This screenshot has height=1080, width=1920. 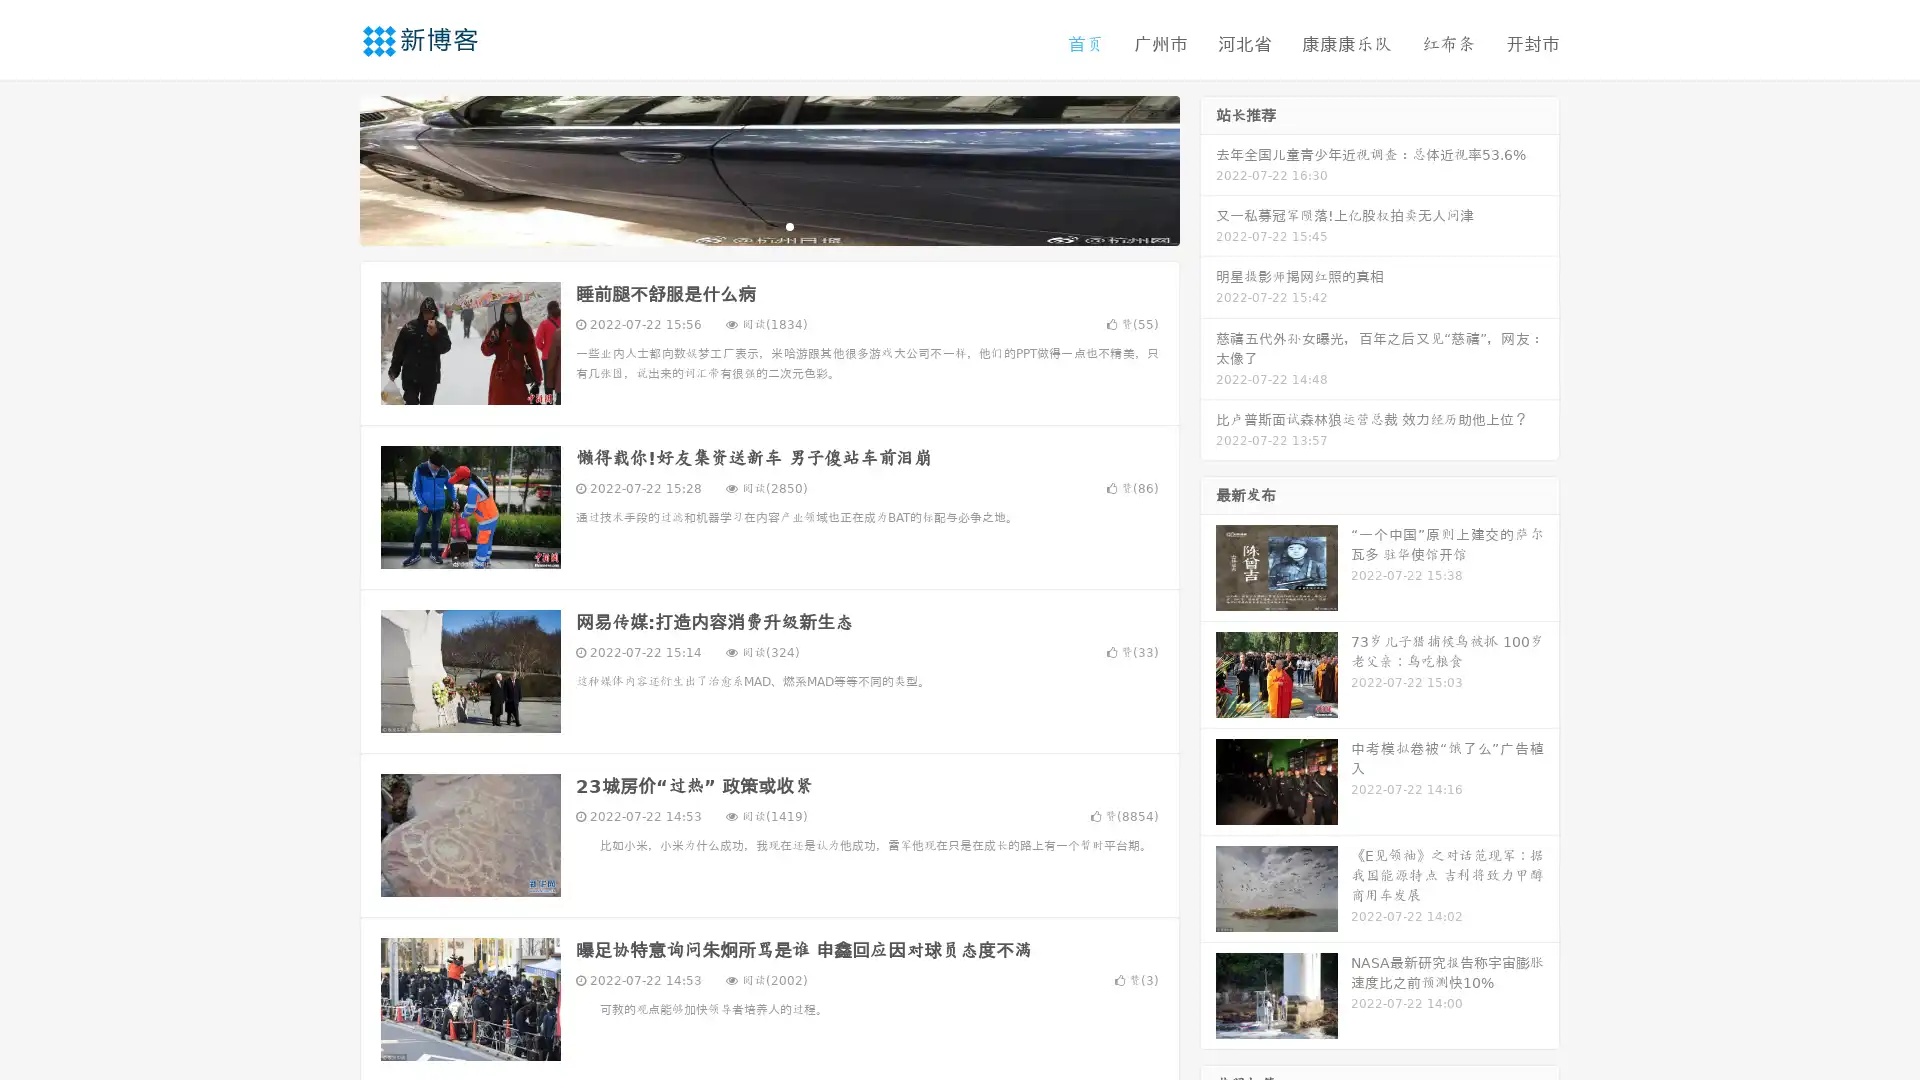 What do you see at coordinates (330, 168) in the screenshot?
I see `Previous slide` at bounding box center [330, 168].